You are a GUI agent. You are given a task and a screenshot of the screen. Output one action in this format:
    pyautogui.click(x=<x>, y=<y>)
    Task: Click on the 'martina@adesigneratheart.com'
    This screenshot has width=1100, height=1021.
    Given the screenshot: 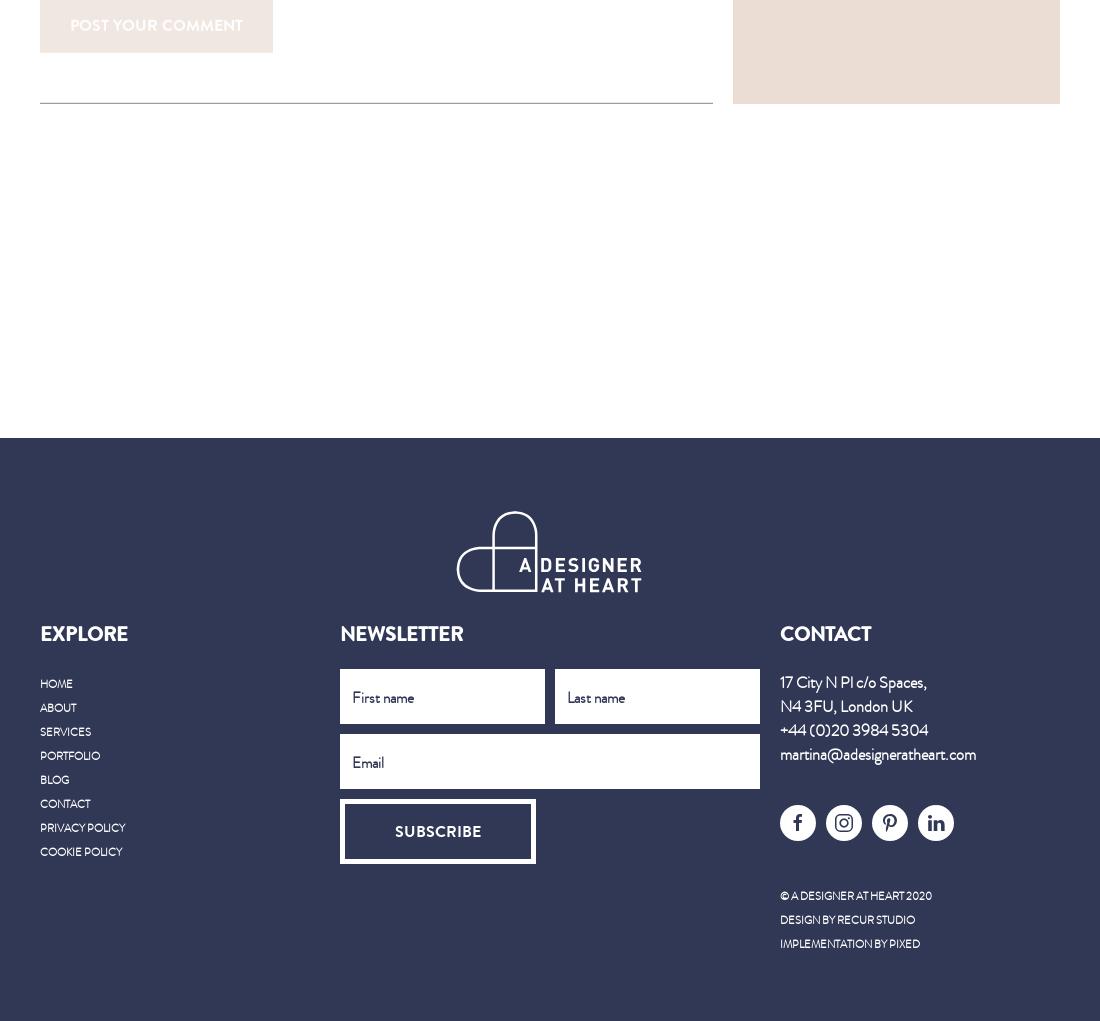 What is the action you would take?
    pyautogui.click(x=779, y=755)
    